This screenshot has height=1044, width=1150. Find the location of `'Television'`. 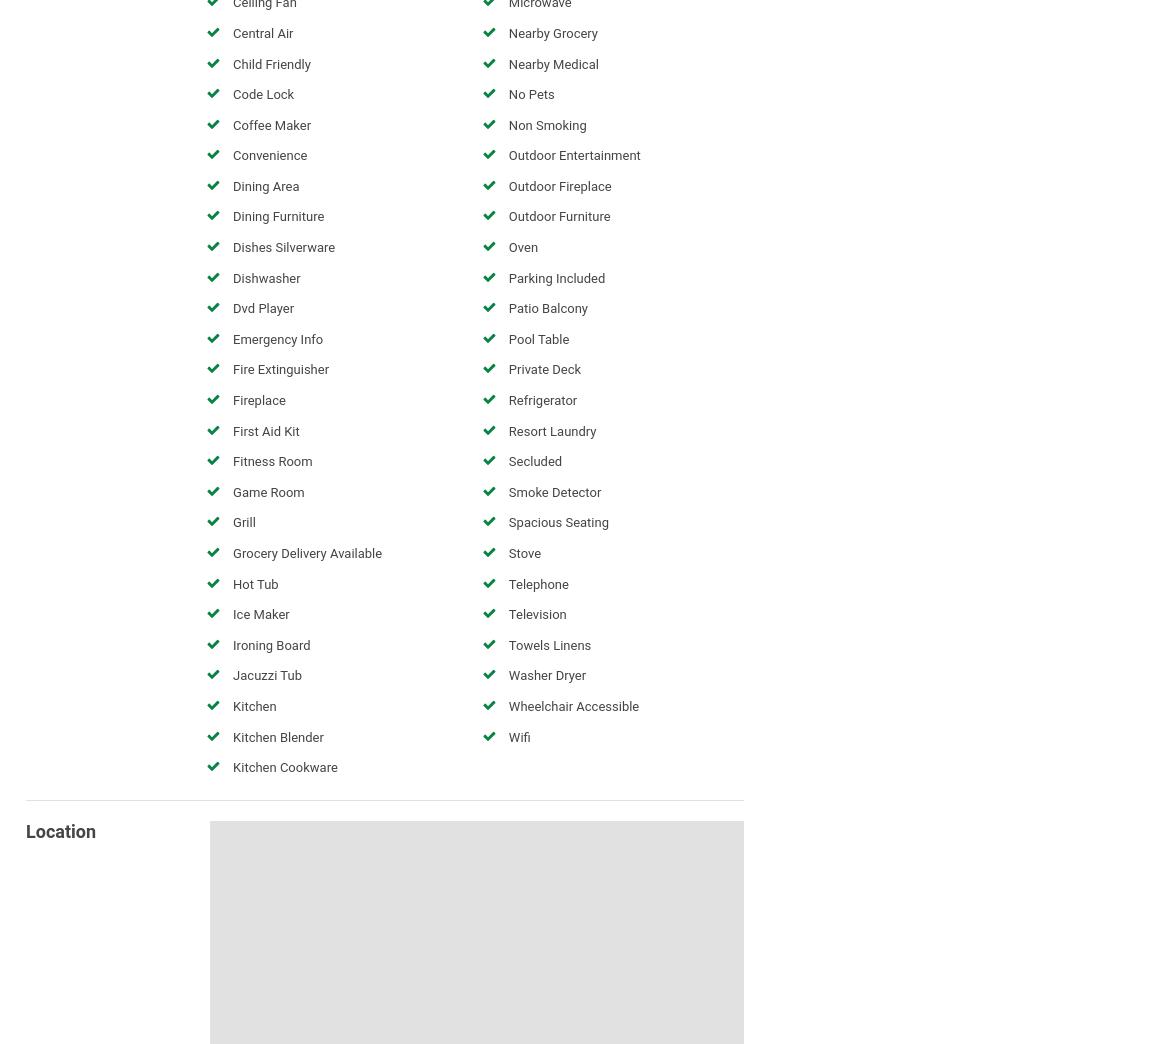

'Television' is located at coordinates (537, 614).